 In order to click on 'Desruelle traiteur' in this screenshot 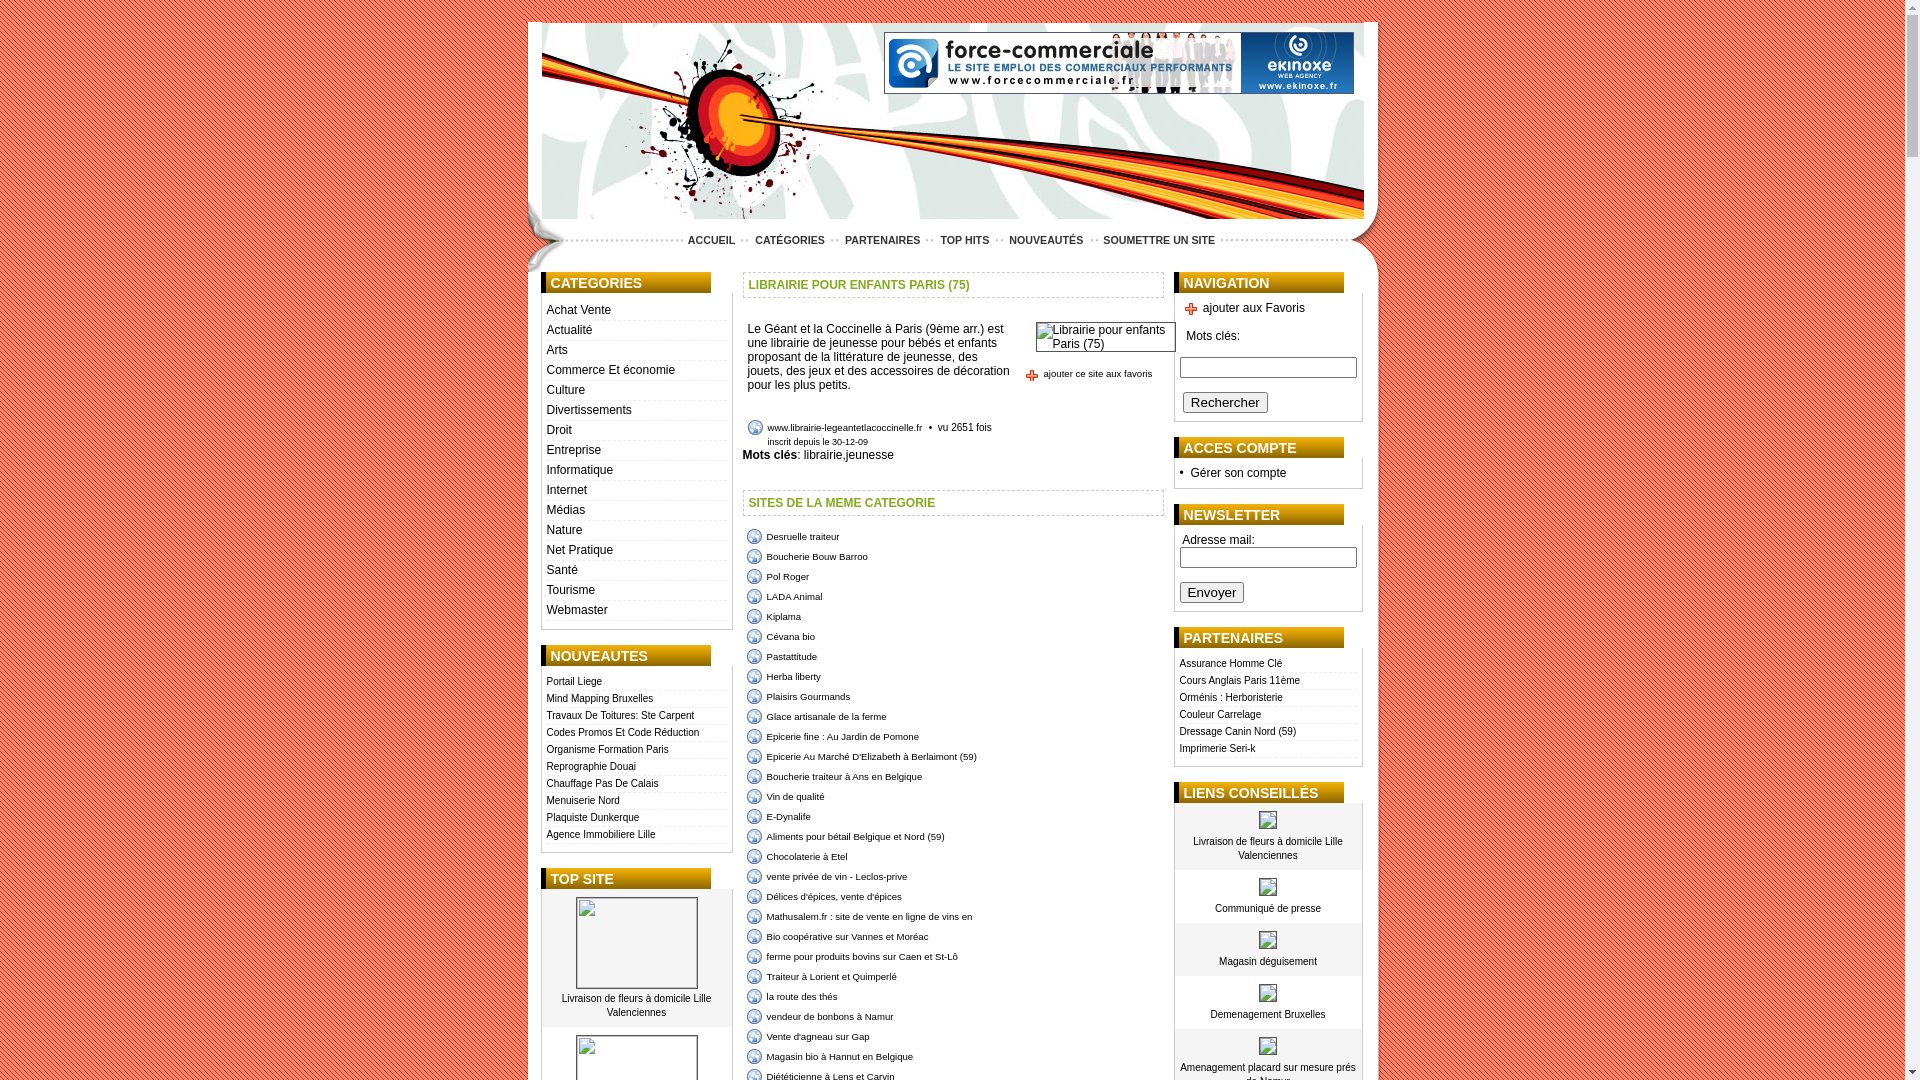, I will do `click(744, 535)`.